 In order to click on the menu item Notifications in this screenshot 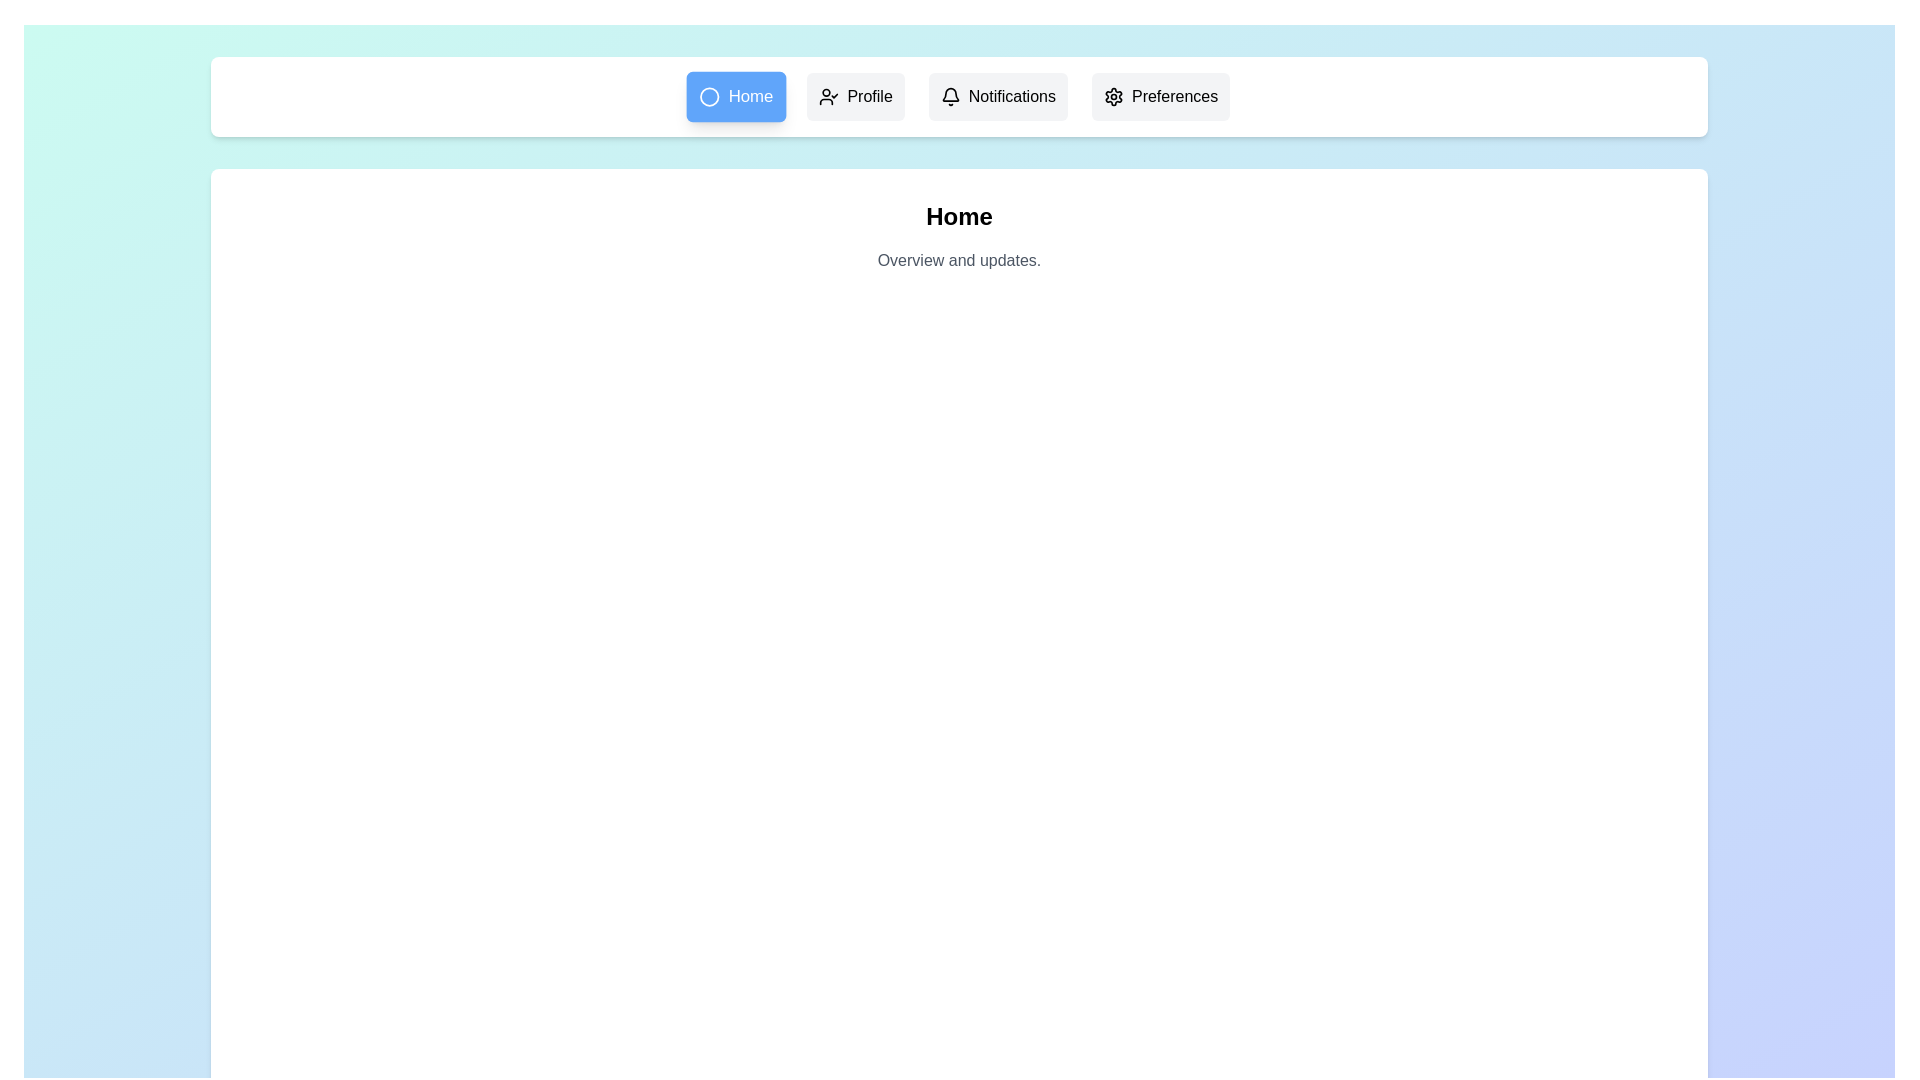, I will do `click(998, 96)`.